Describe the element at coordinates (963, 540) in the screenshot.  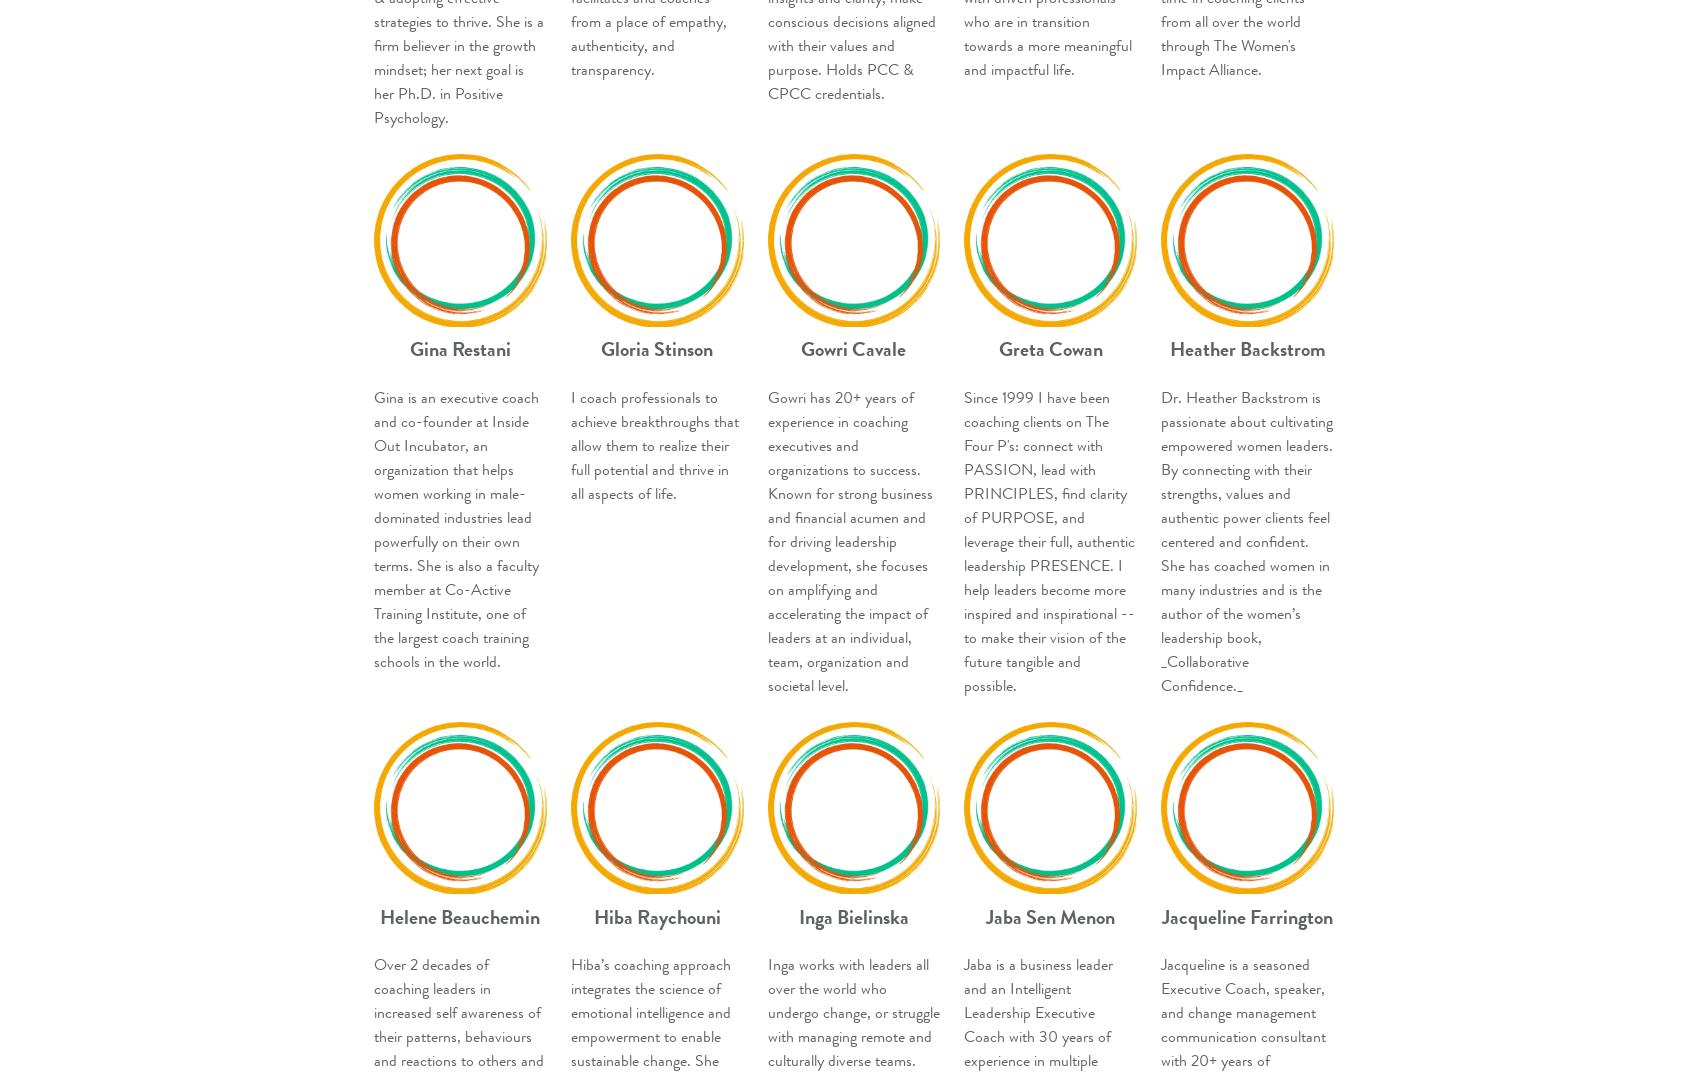
I see `'Since 1999 I have been coaching clients on The Four P's: connect with PASSION, lead with PRINCIPLES, find clarity of PURPOSE, and leverage their full, authentic leadership PRESENCE. I help leaders become more inspired and inspirational -- to make their vision of the future tangible and possible.'` at that location.